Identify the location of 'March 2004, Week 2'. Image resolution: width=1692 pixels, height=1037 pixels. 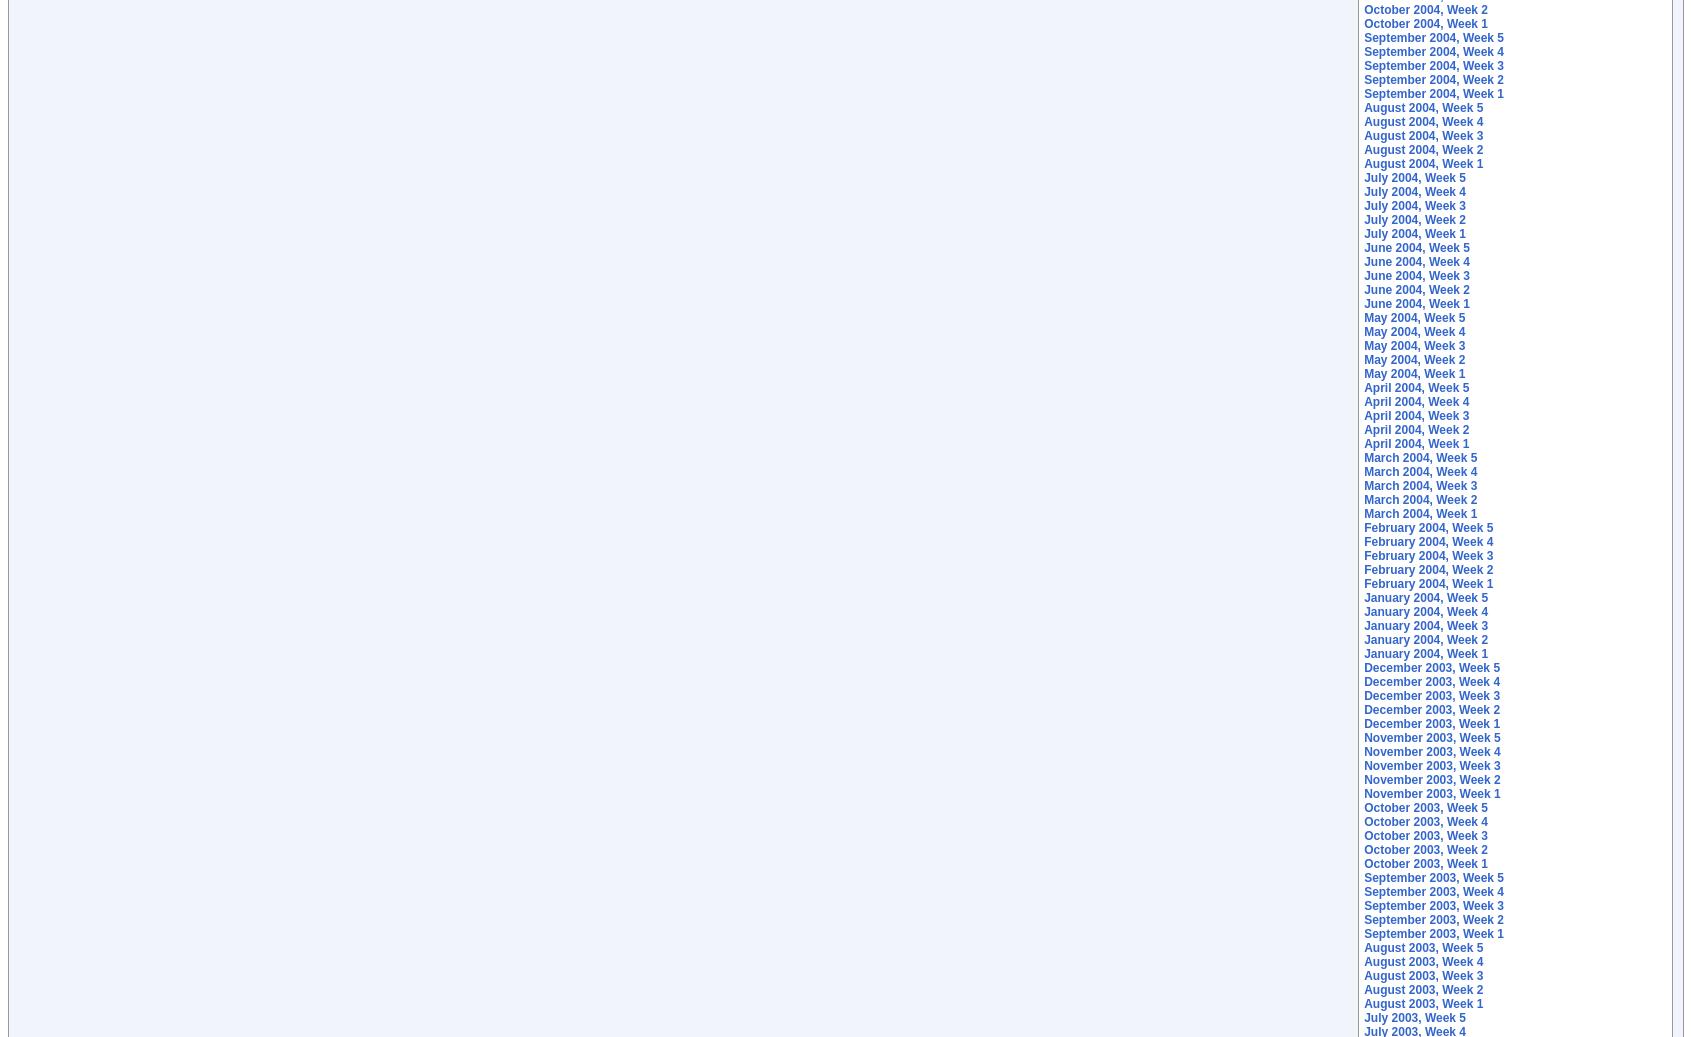
(1419, 499).